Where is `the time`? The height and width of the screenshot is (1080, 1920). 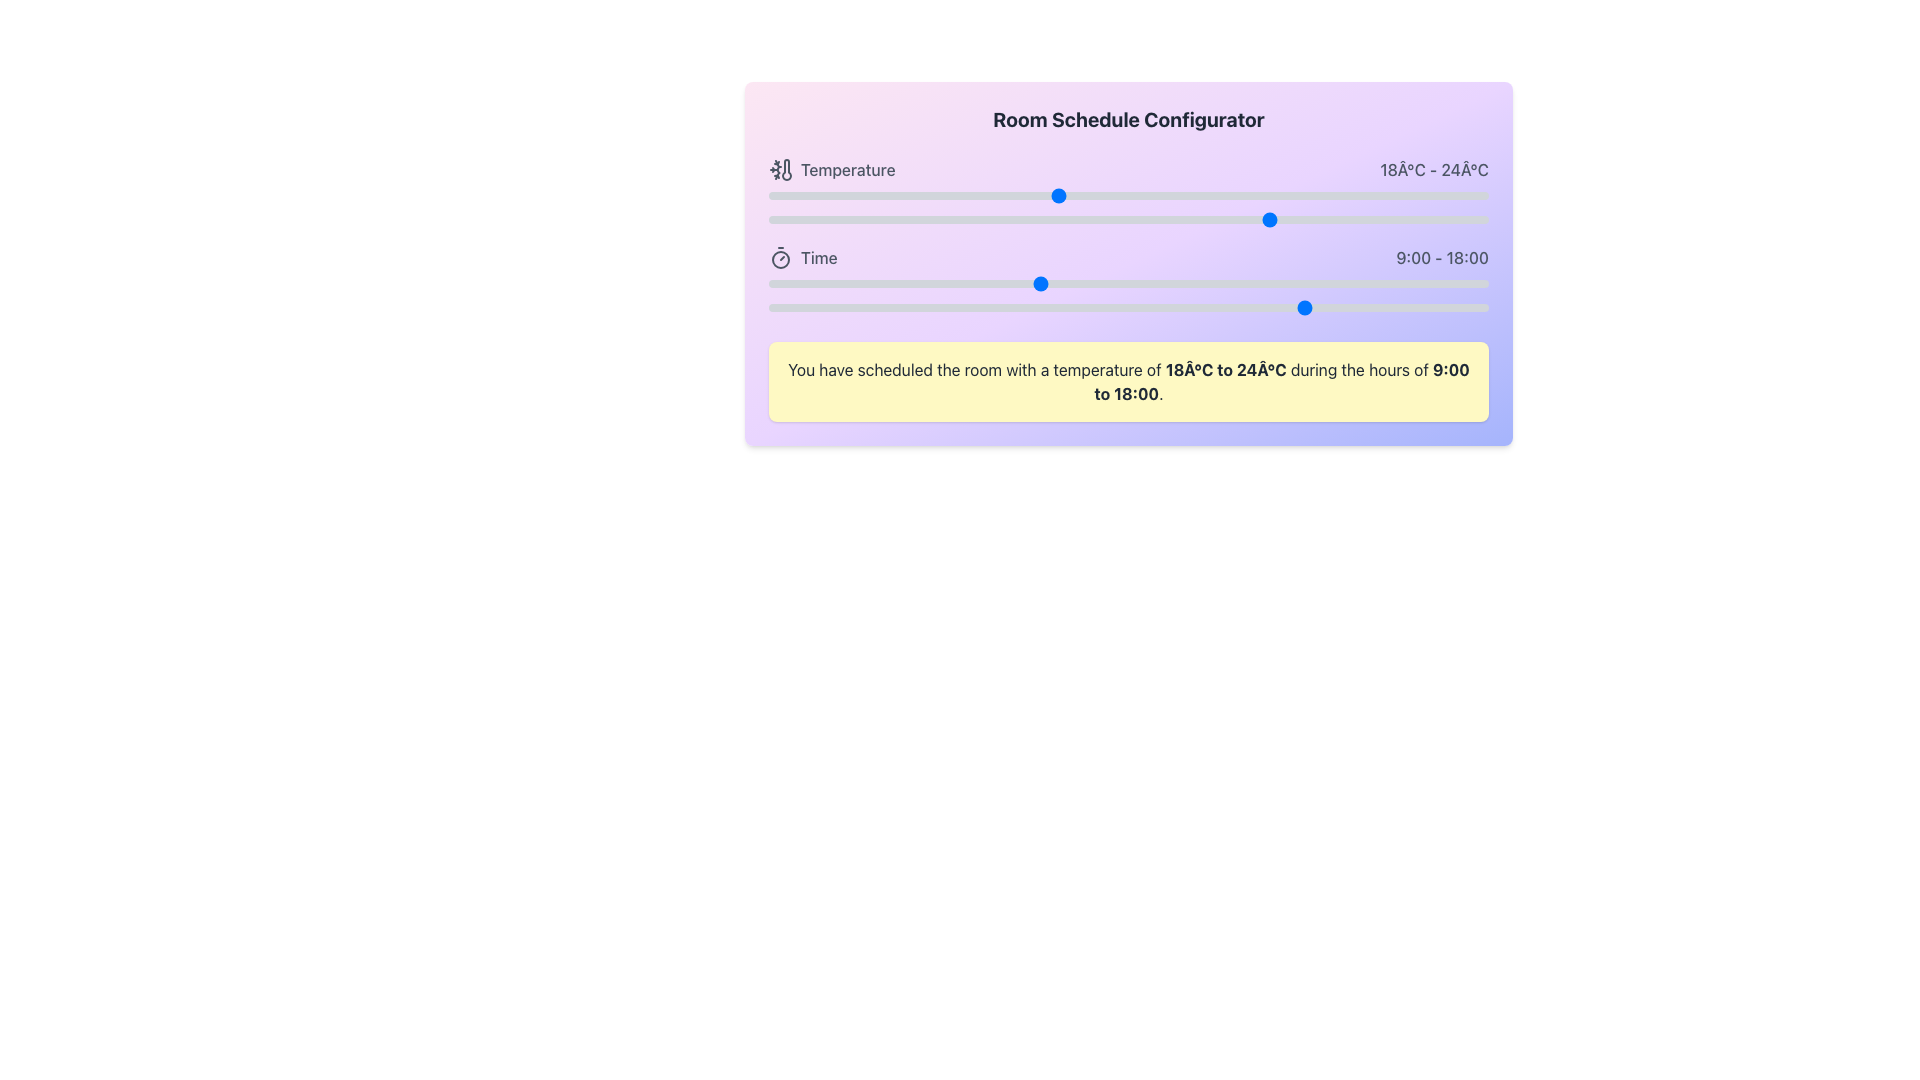 the time is located at coordinates (829, 284).